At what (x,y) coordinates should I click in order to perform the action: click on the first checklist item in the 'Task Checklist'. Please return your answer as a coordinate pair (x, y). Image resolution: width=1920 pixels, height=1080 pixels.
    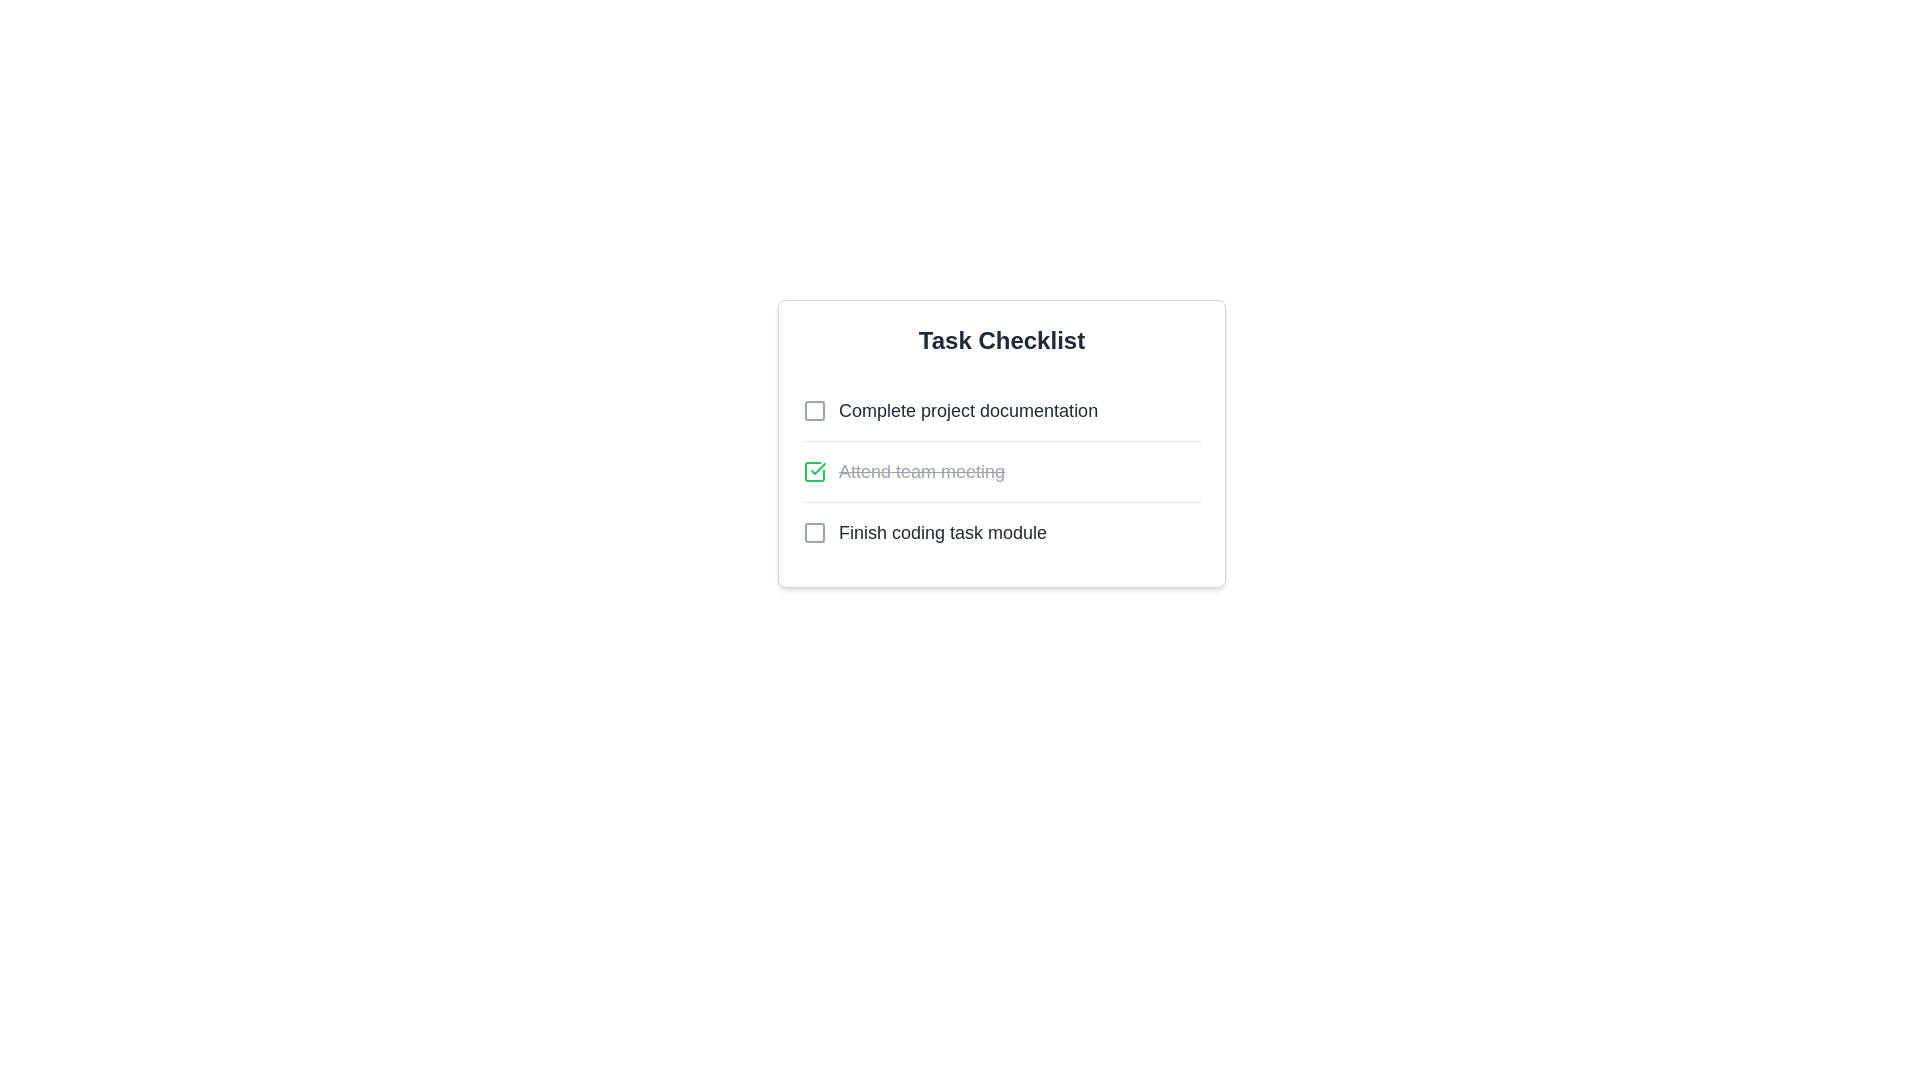
    Looking at the image, I should click on (949, 410).